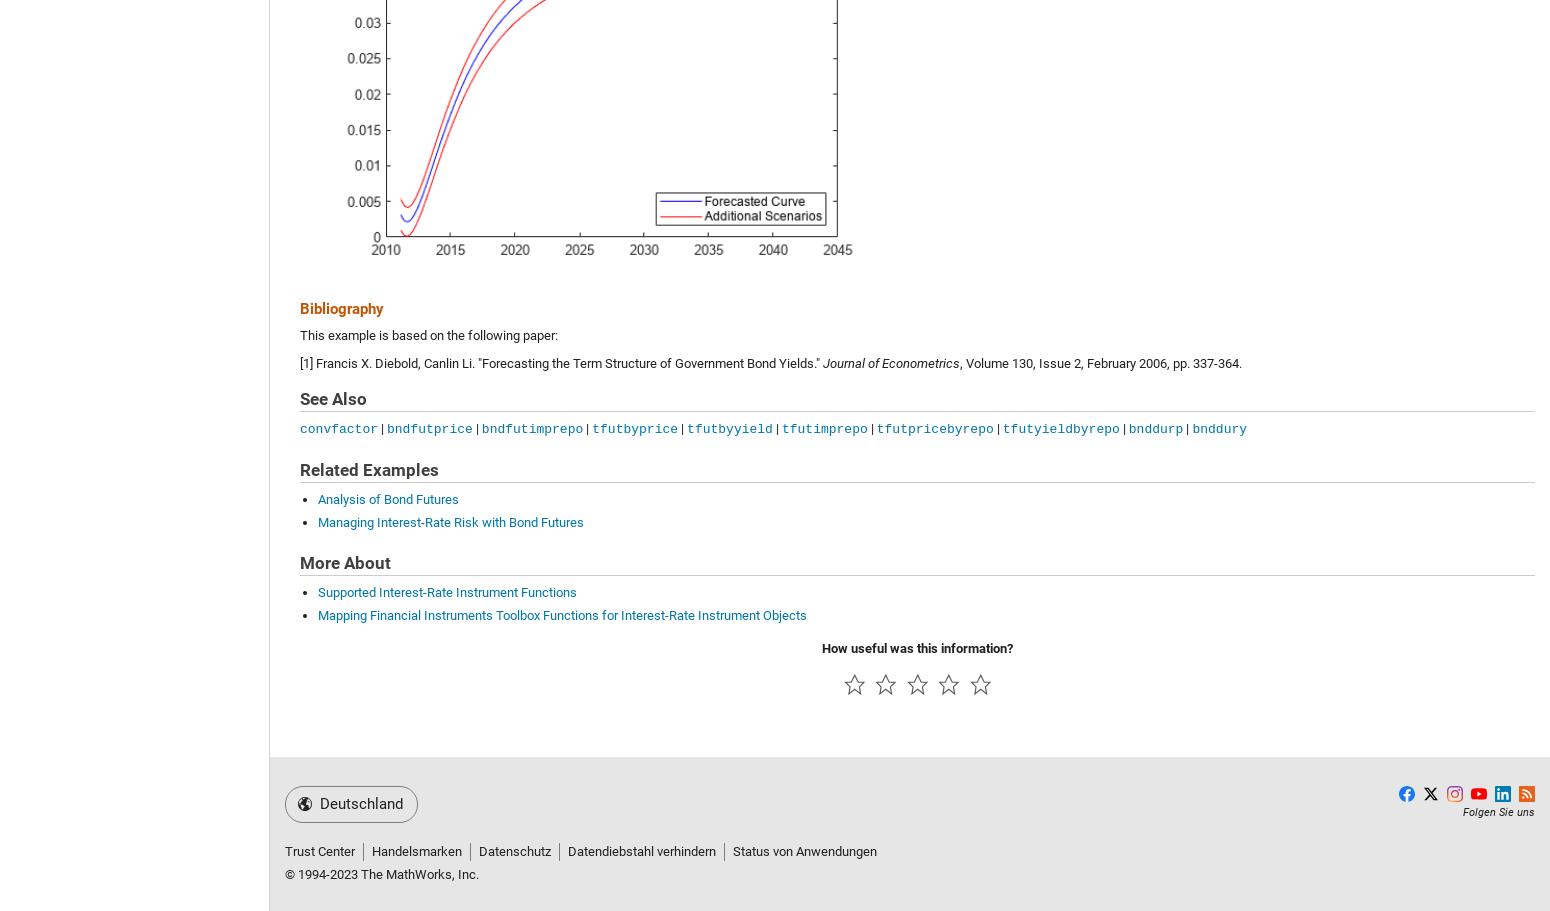 The image size is (1550, 911). I want to click on 'tfutbyyield', so click(729, 428).